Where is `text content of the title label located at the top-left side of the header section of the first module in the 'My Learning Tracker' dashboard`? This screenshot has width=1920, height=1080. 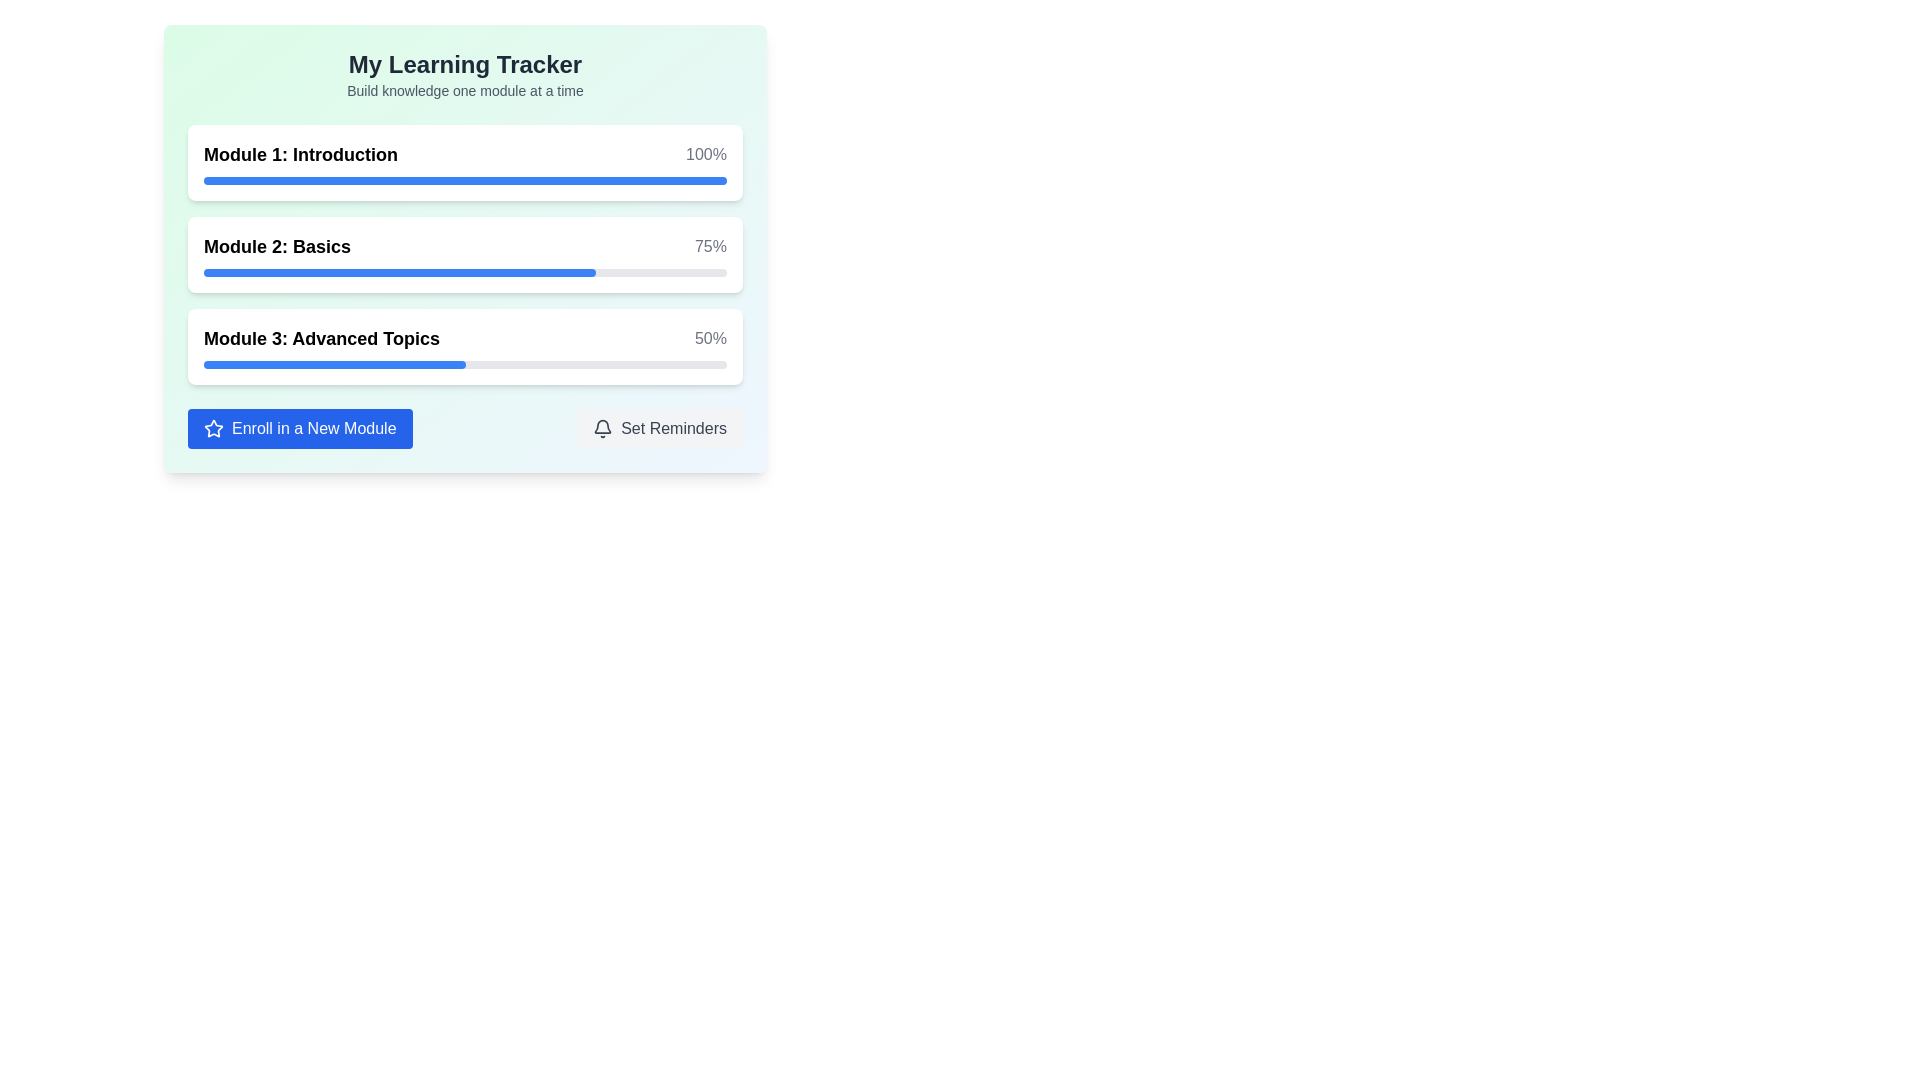 text content of the title label located at the top-left side of the header section of the first module in the 'My Learning Tracker' dashboard is located at coordinates (300, 153).